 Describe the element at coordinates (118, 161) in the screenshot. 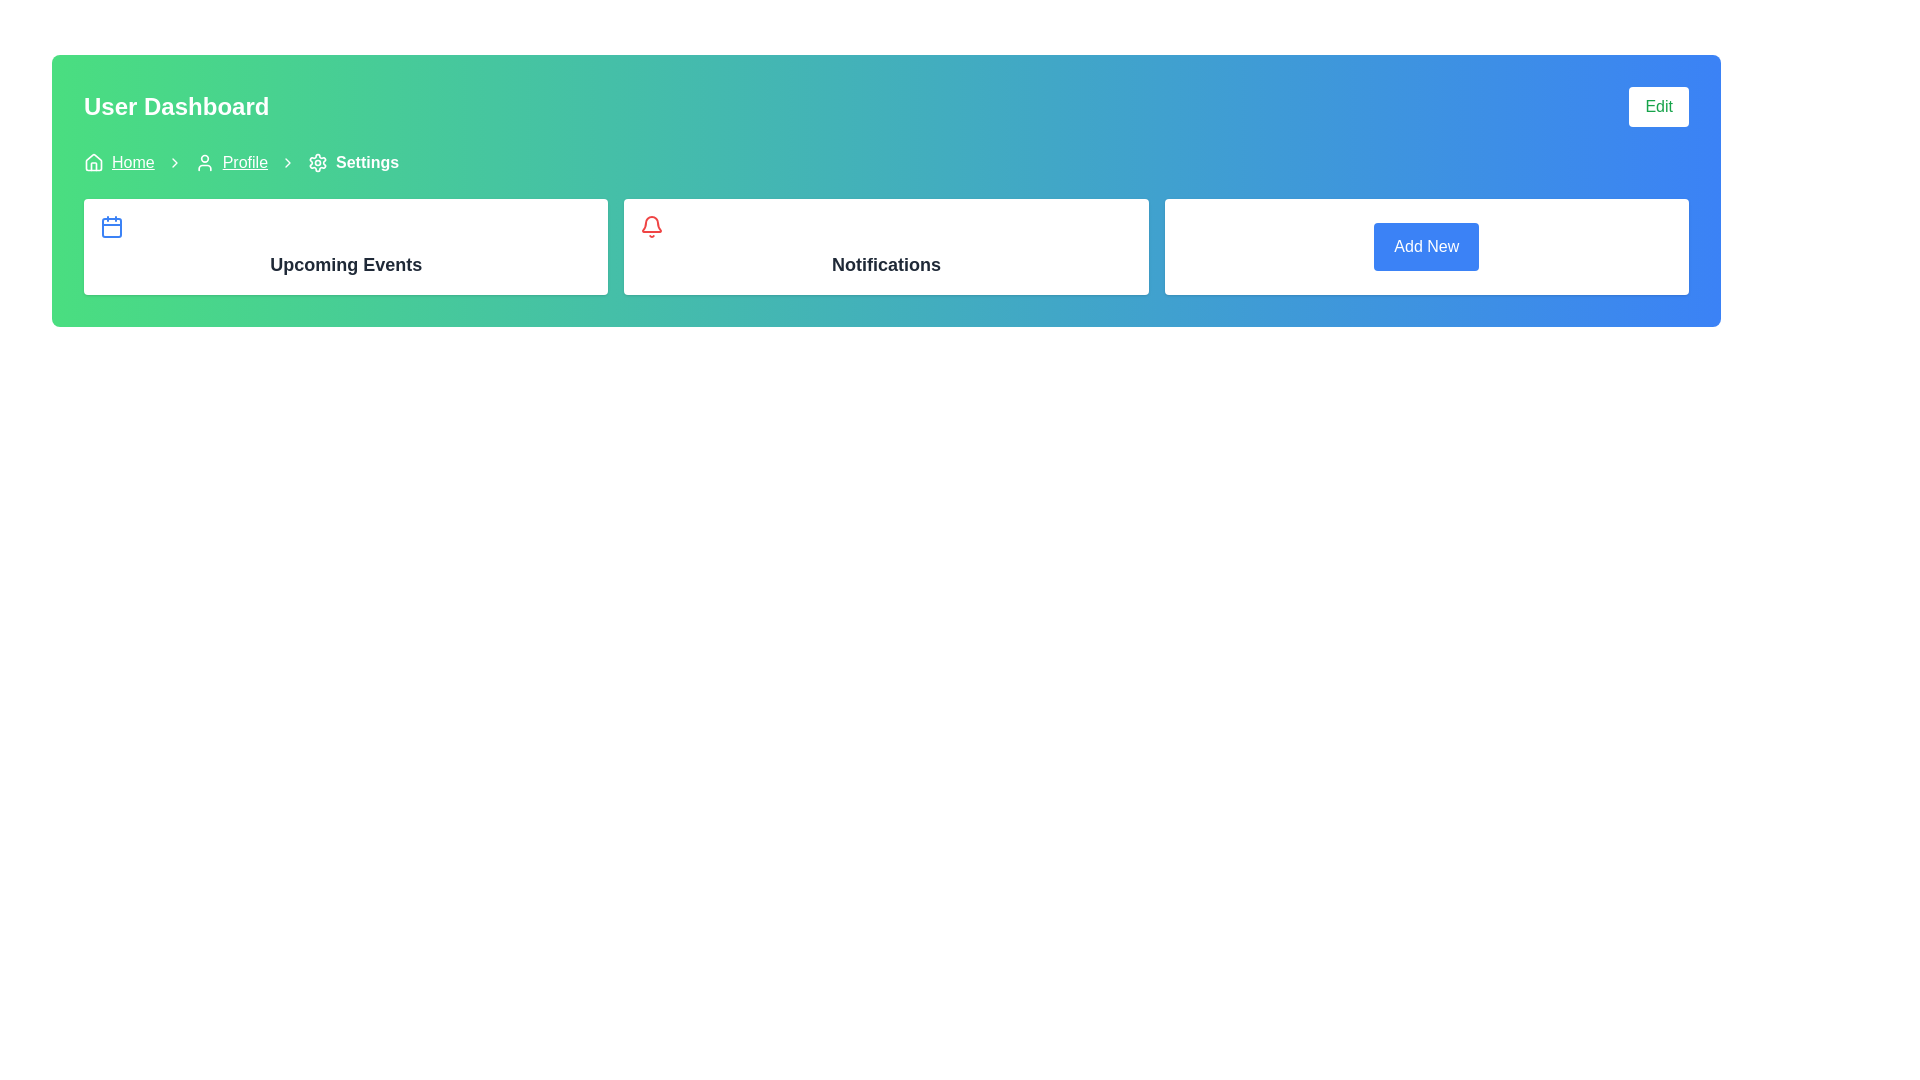

I see `the 'Home' link in the breadcrumb navigation` at that location.